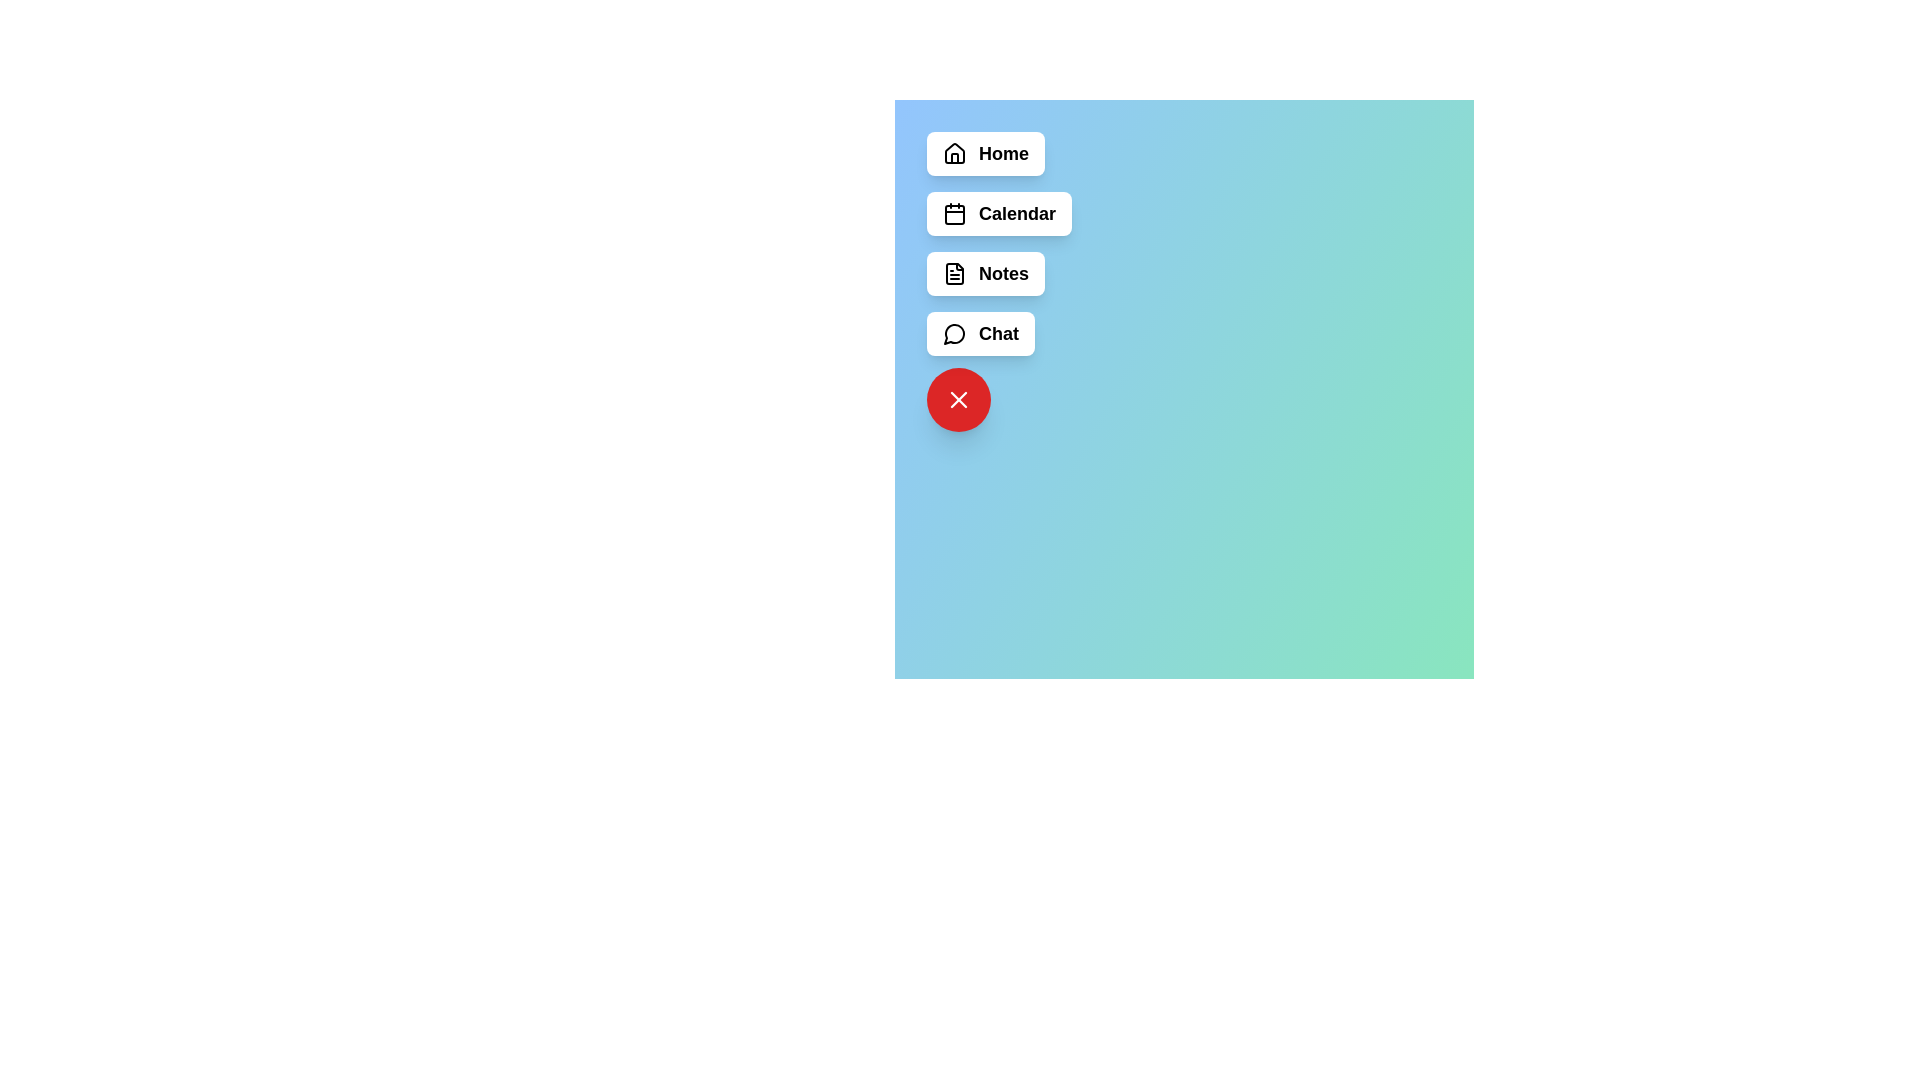 This screenshot has height=1080, width=1920. I want to click on the icon of the menu item labeled Chat, so click(954, 333).